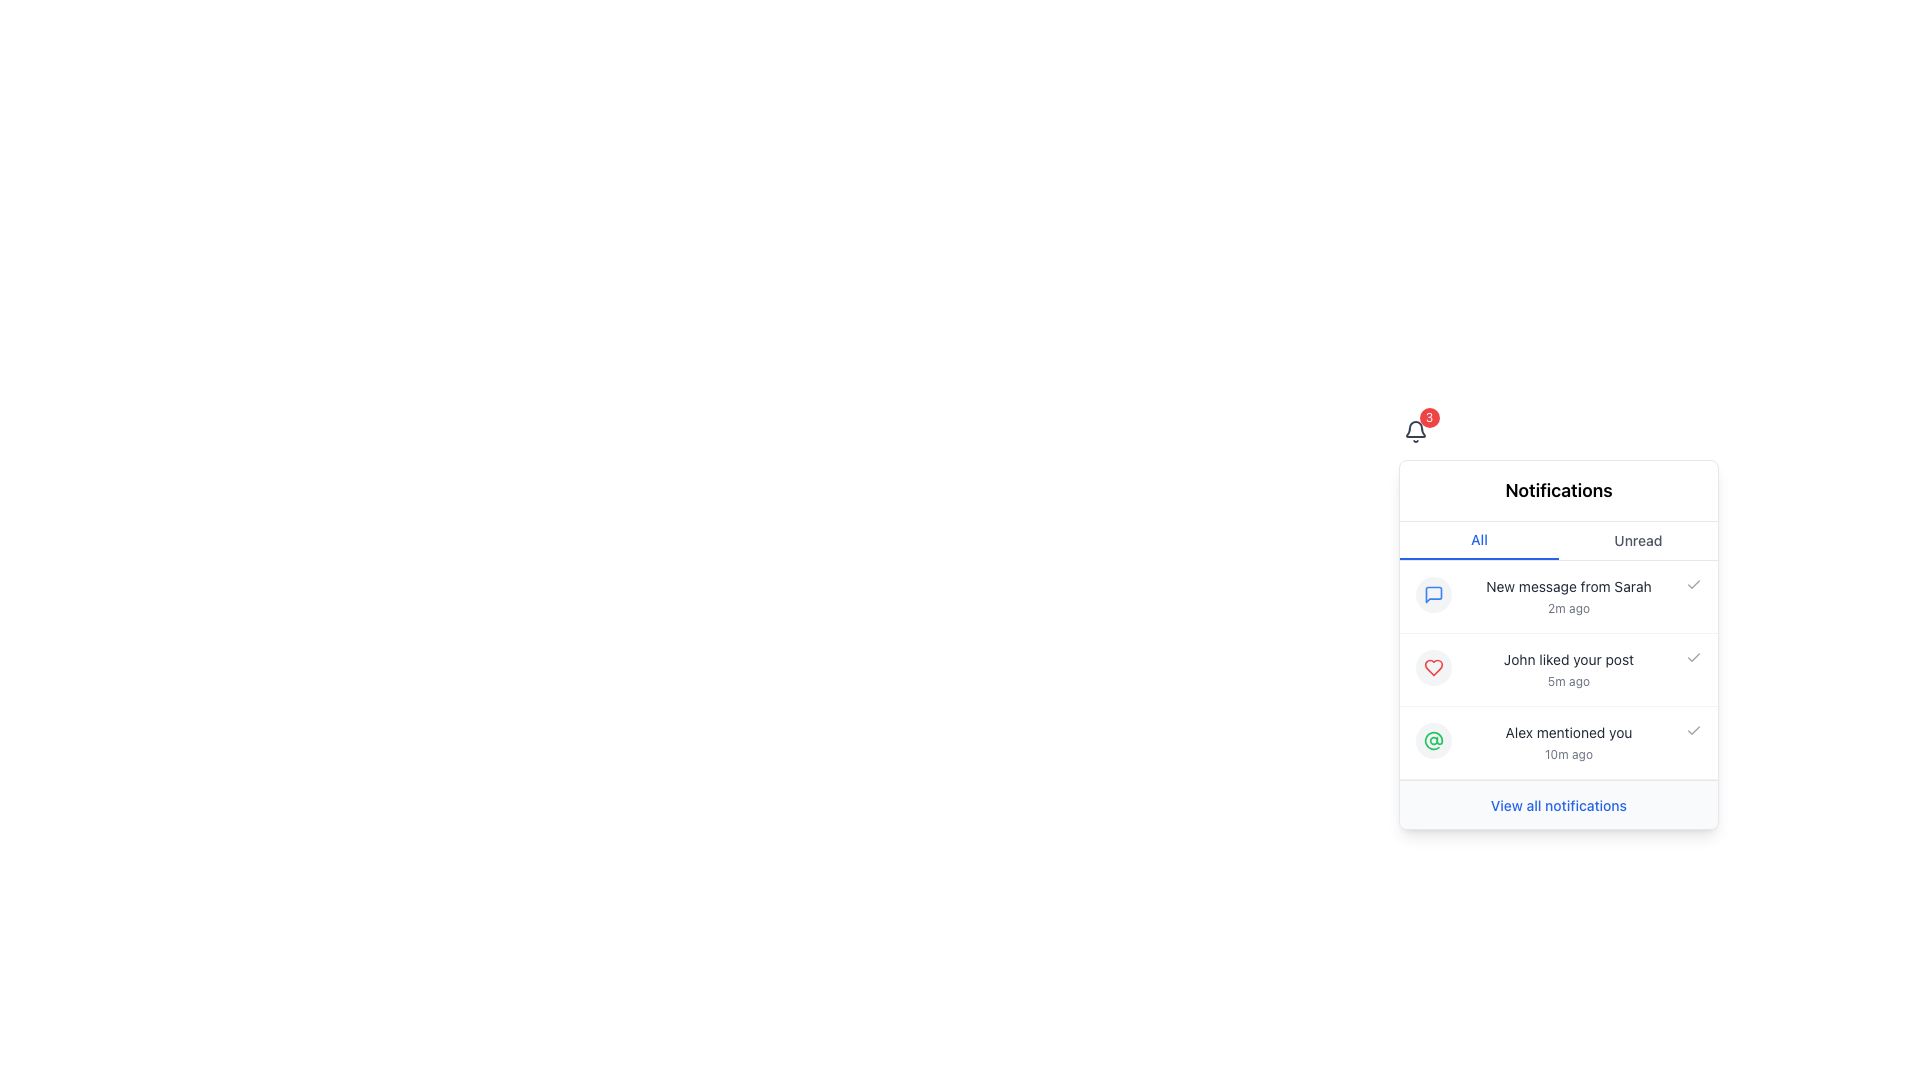 The height and width of the screenshot is (1080, 1920). I want to click on the notification icon located at the top-right corner of the notification pop-up interface, which indicates mentions or highlights related to user communication or activity, so click(1433, 740).